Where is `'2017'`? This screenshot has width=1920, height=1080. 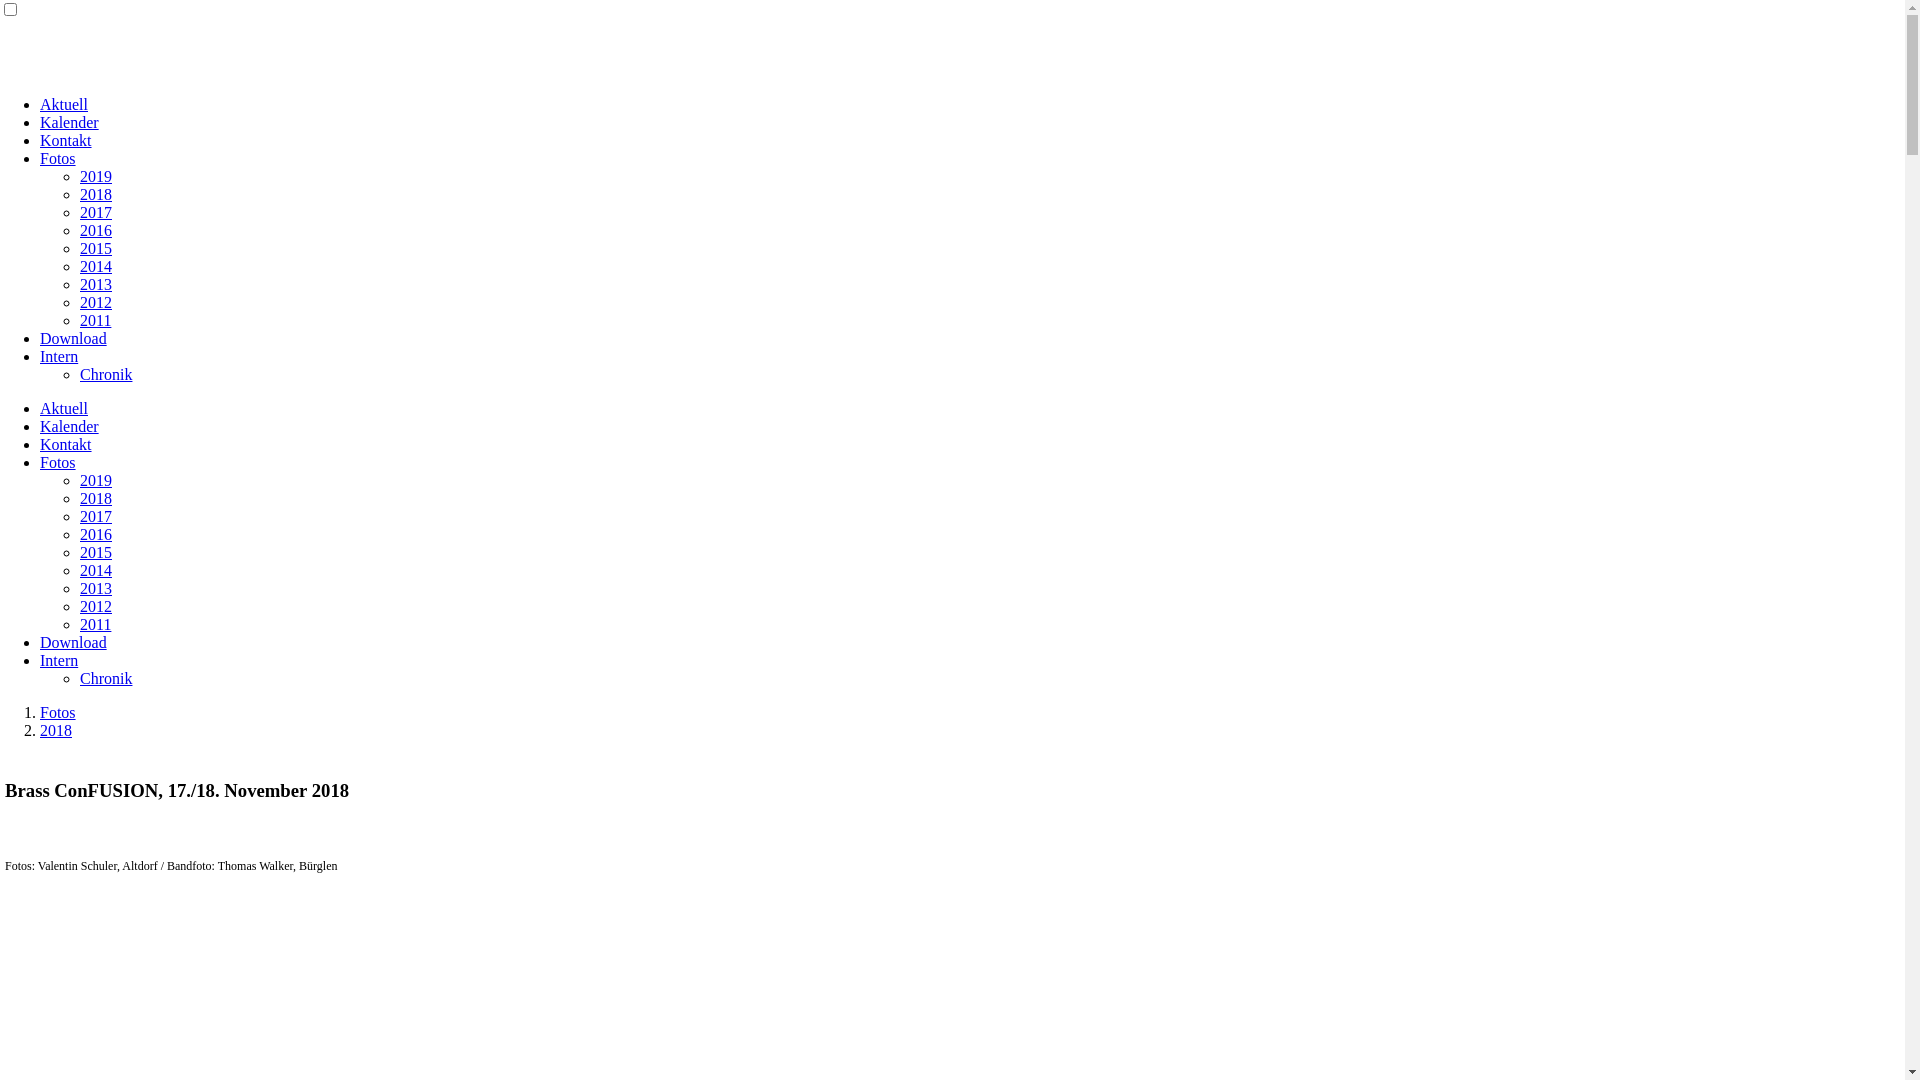
'2017' is located at coordinates (95, 515).